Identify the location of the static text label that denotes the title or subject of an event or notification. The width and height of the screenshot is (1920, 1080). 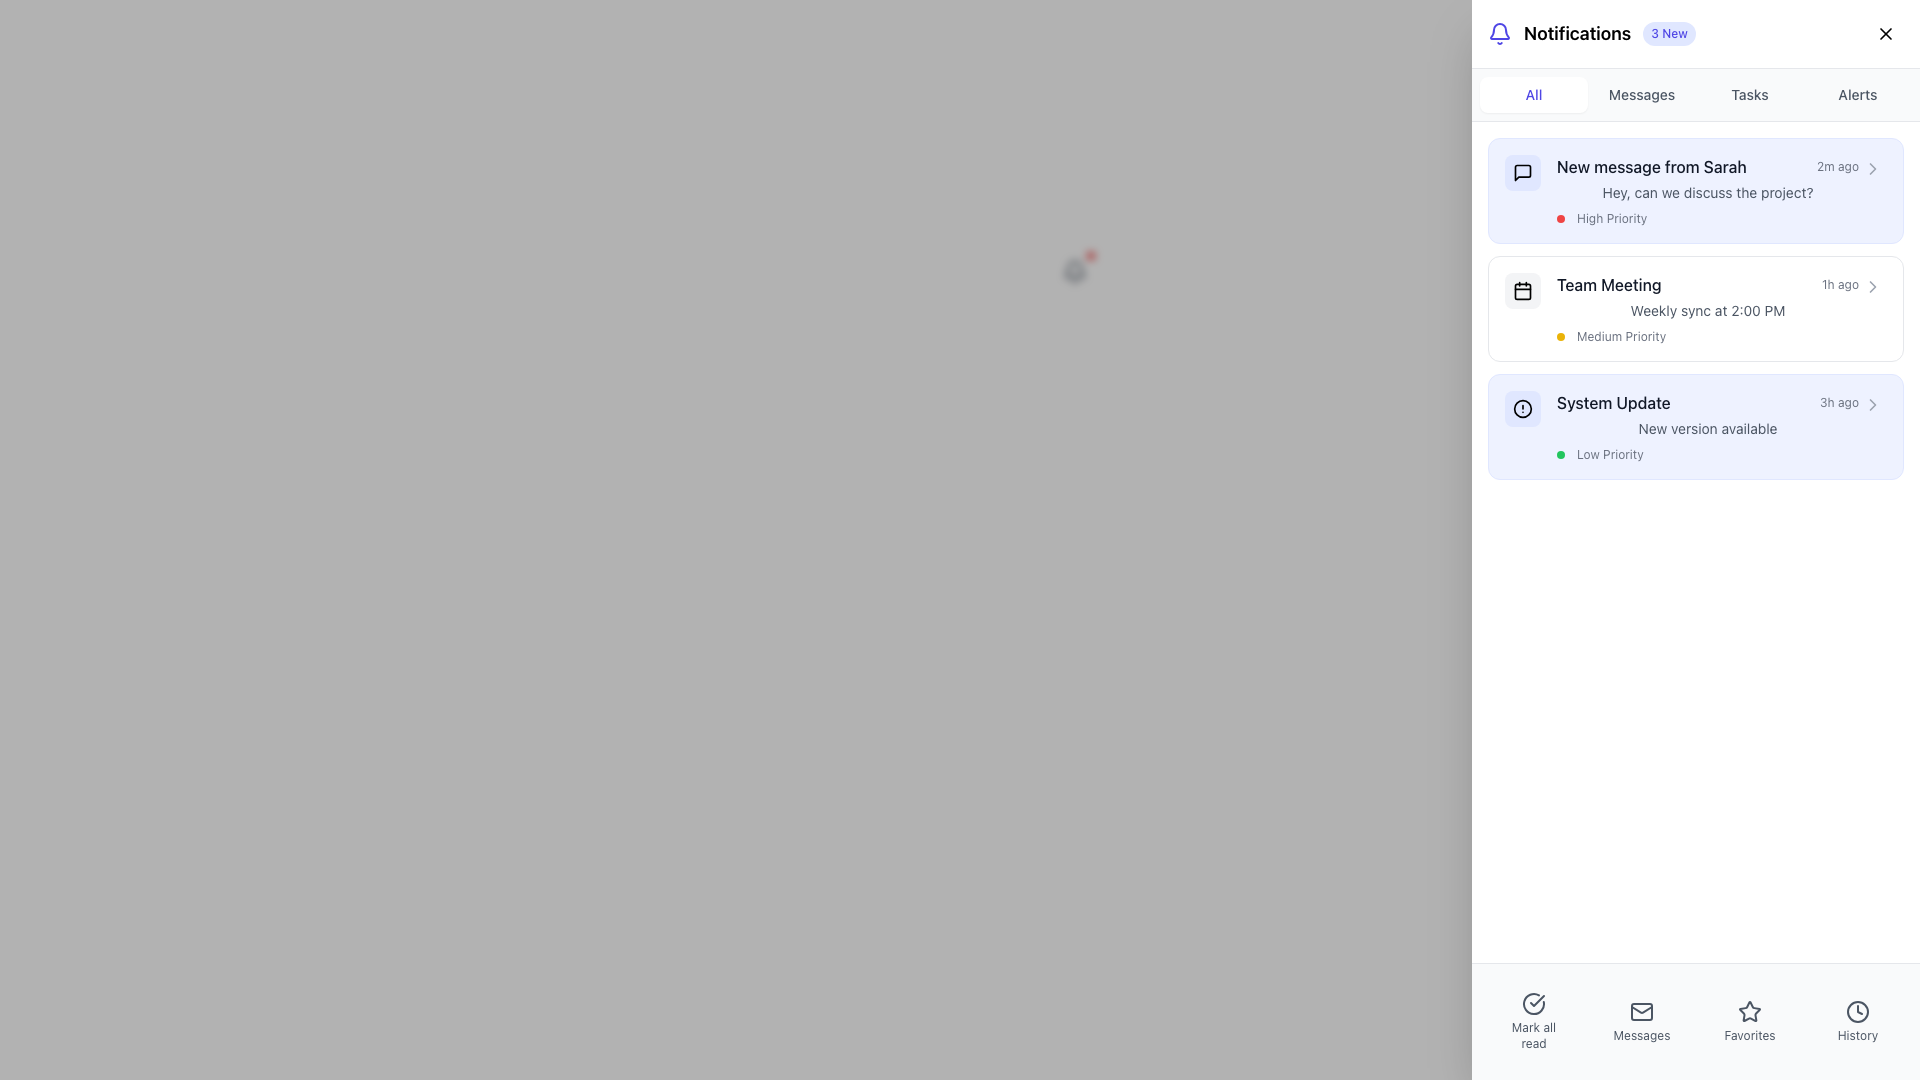
(1608, 285).